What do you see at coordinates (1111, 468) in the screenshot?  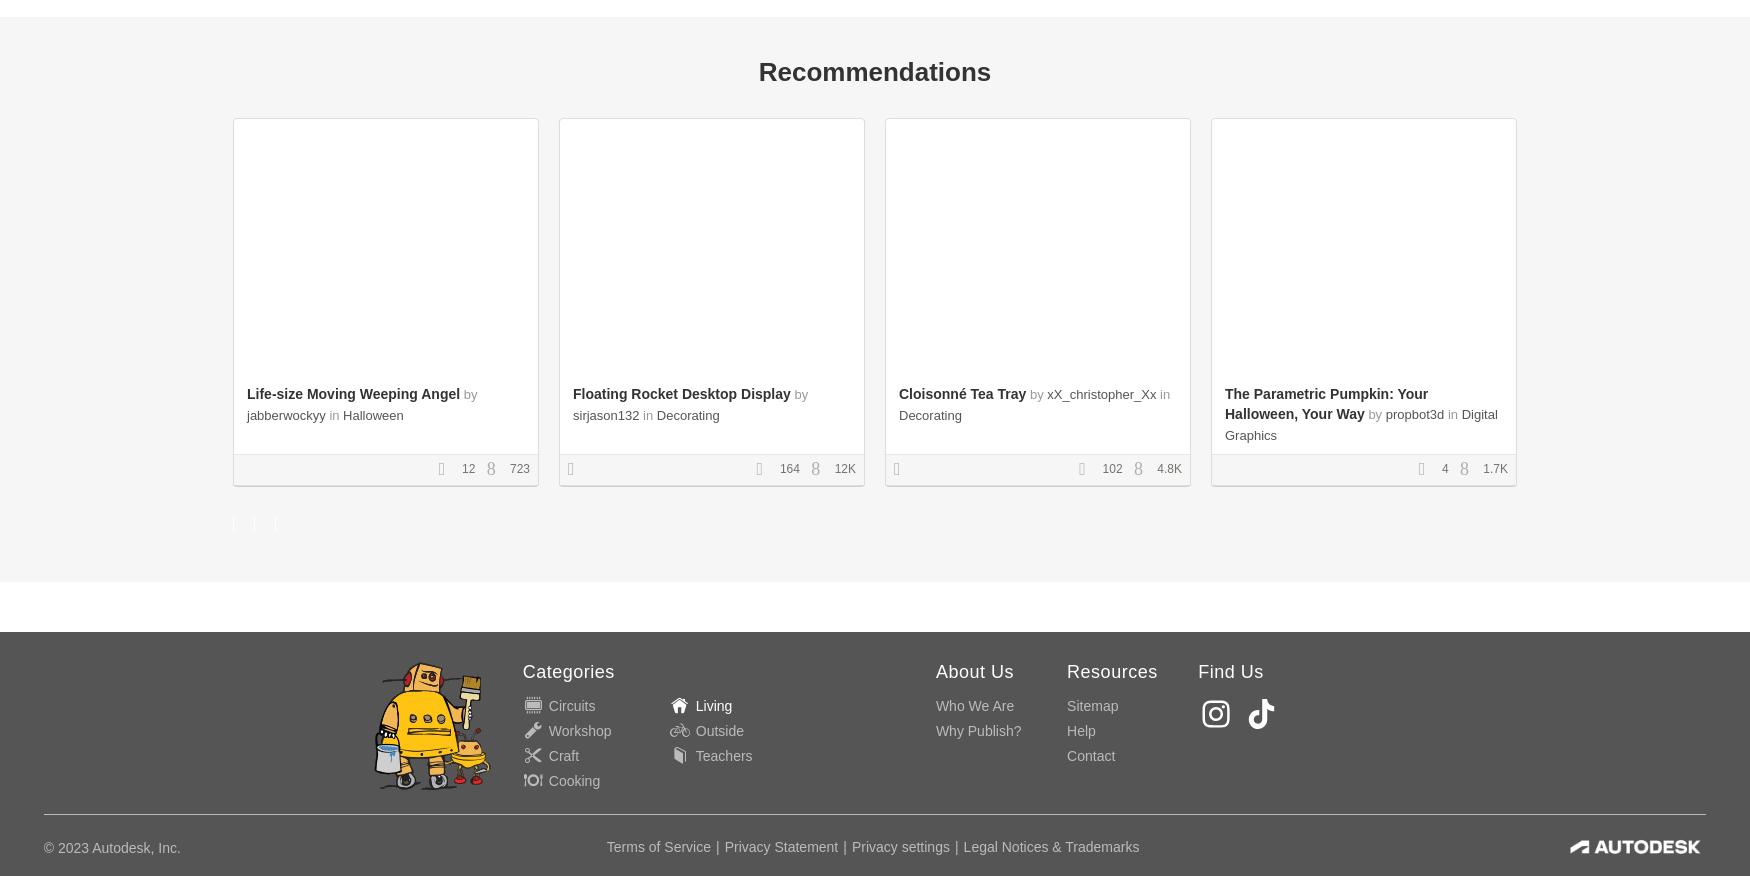 I see `'102'` at bounding box center [1111, 468].